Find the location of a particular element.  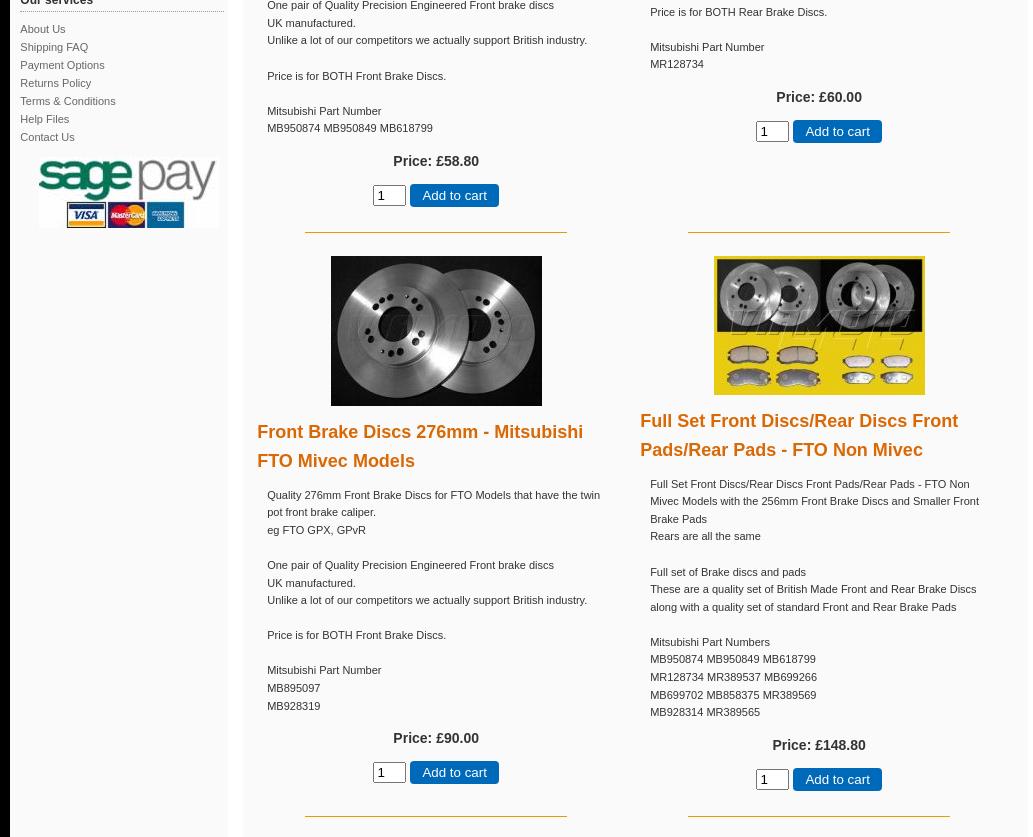

'MB928314 MR389565' is located at coordinates (705, 711).